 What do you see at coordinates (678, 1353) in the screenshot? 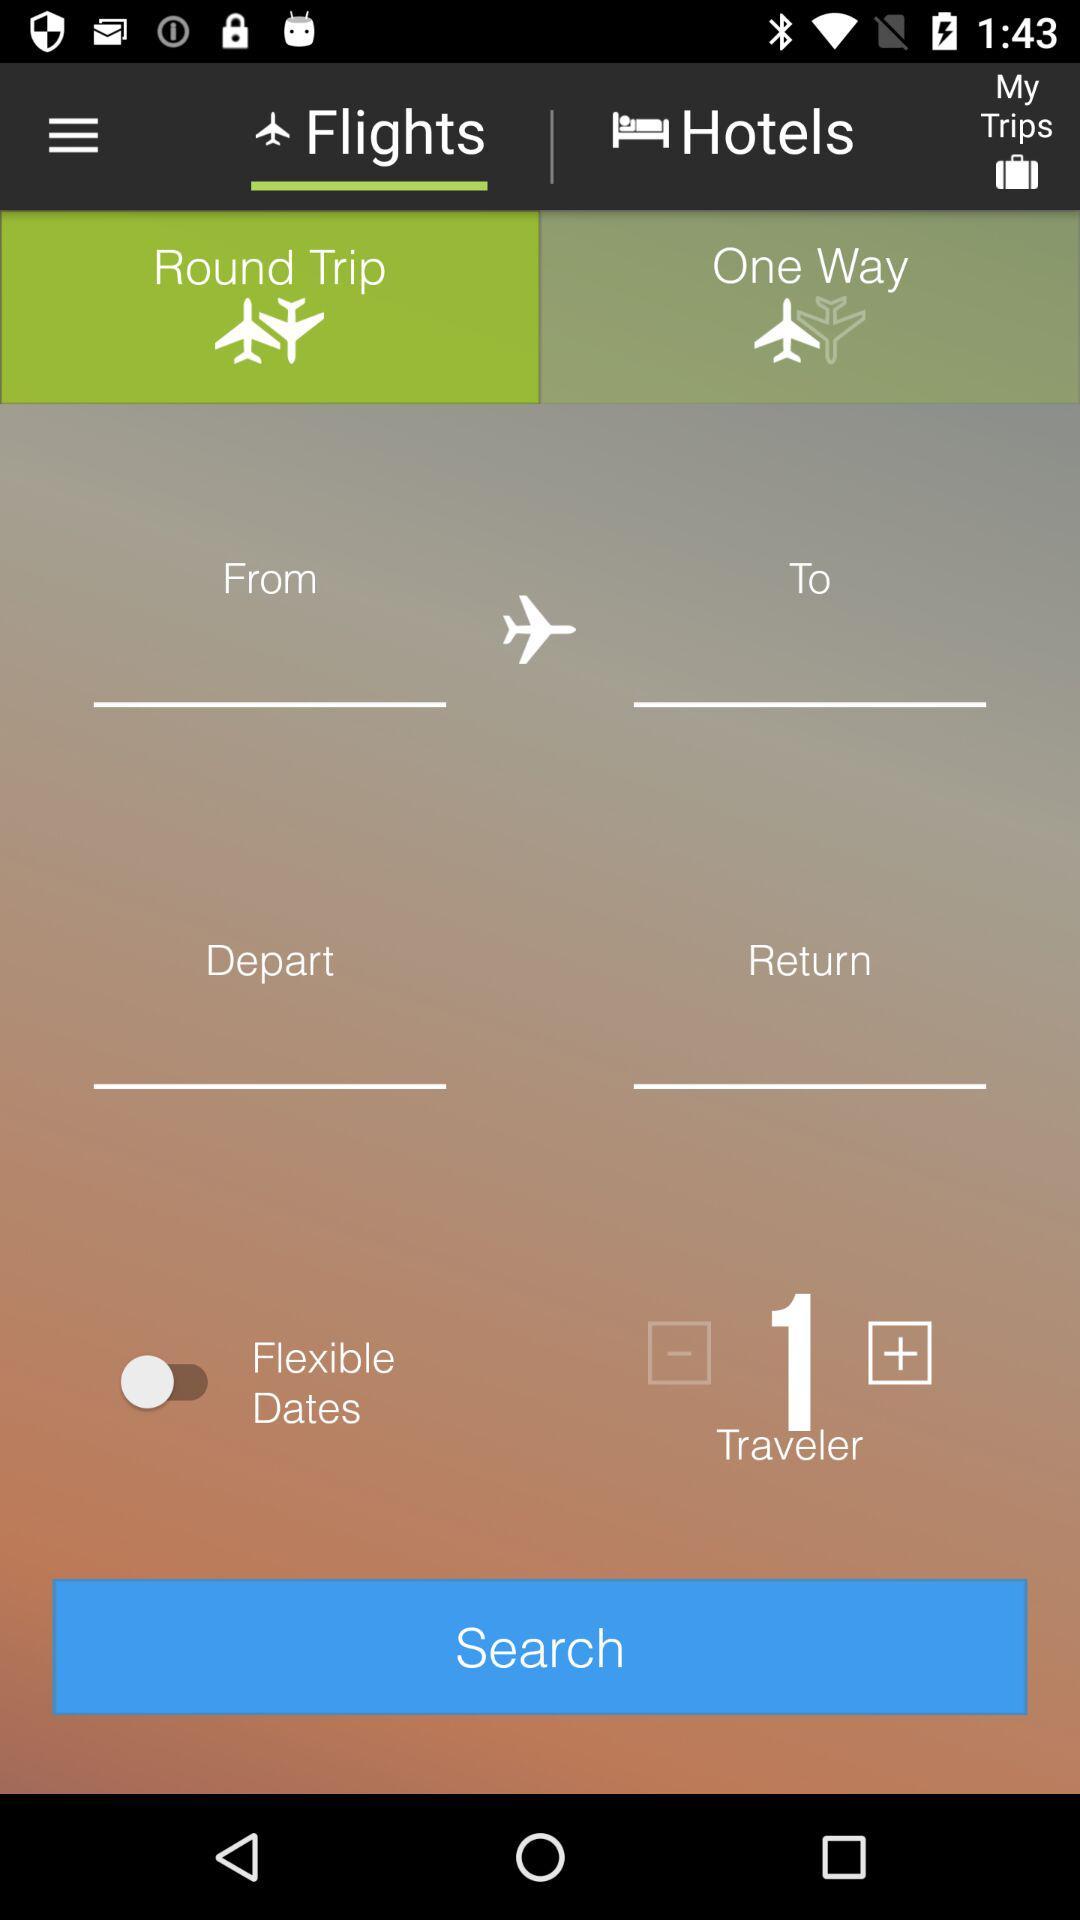
I see `reduce quantity` at bounding box center [678, 1353].